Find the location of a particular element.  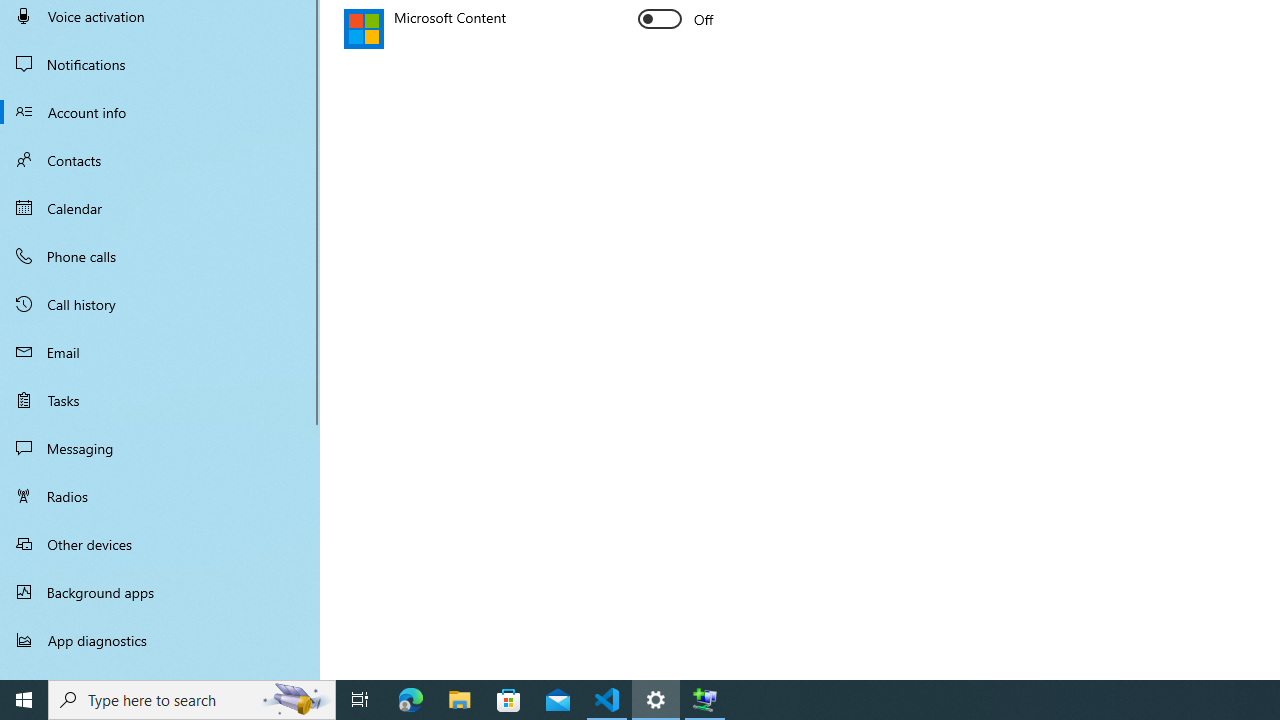

'Contacts' is located at coordinates (160, 159).